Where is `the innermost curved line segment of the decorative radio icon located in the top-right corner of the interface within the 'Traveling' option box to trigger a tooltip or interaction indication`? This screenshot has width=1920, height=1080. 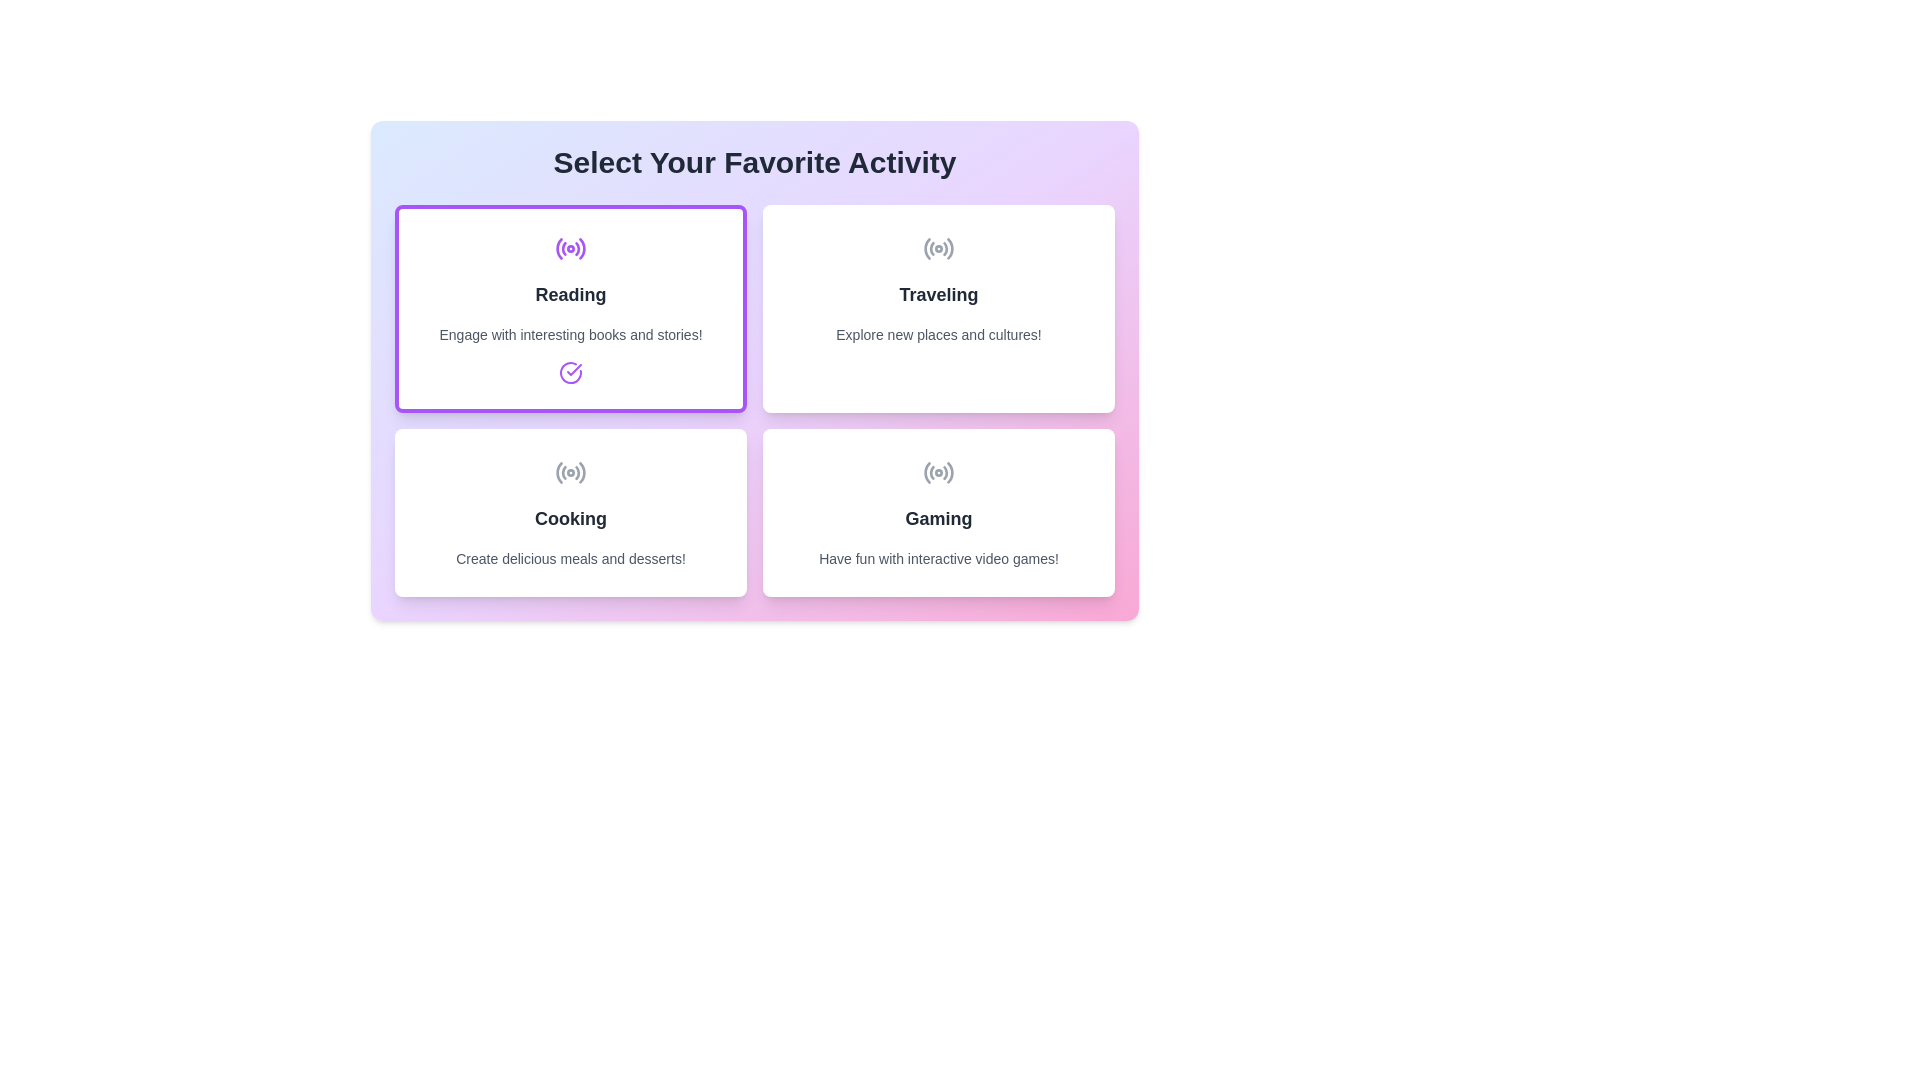 the innermost curved line segment of the decorative radio icon located in the top-right corner of the interface within the 'Traveling' option box to trigger a tooltip or interaction indication is located at coordinates (926, 248).